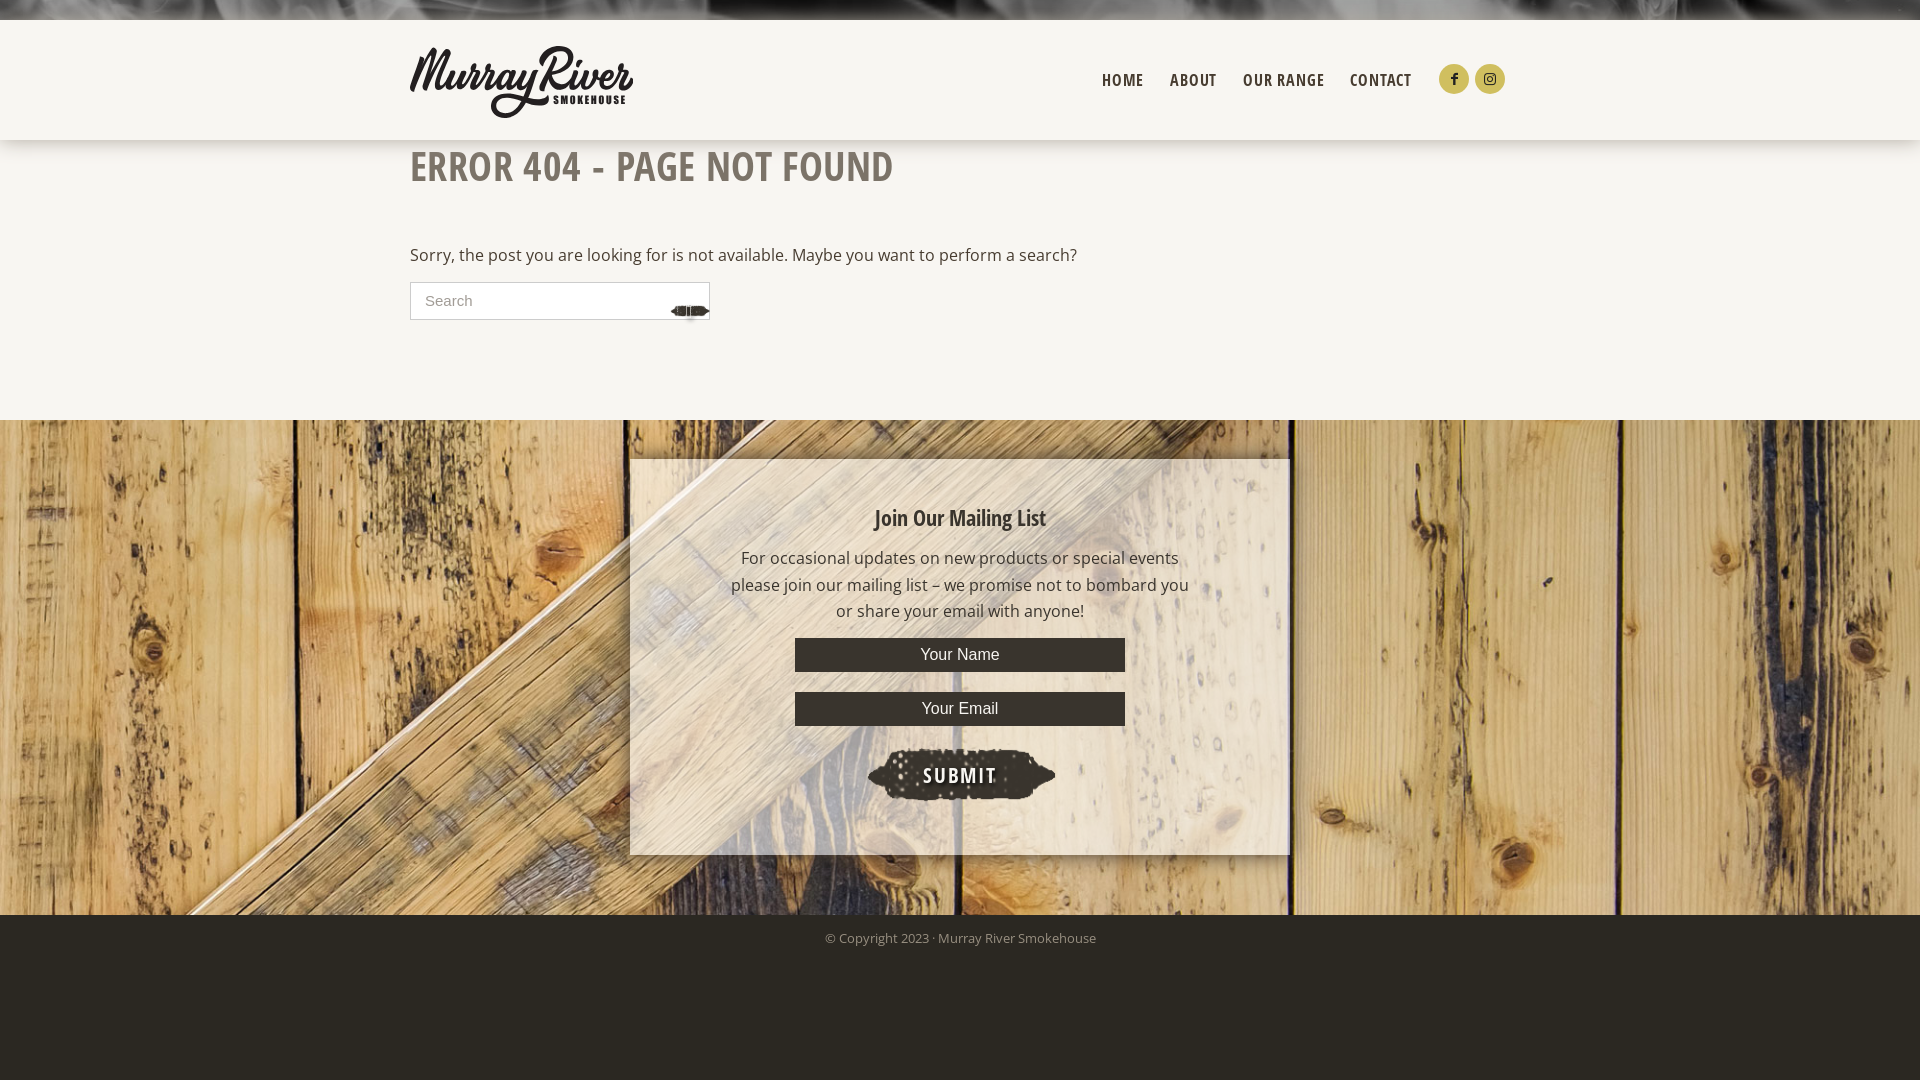  Describe the element at coordinates (1283, 79) in the screenshot. I see `'OUR RANGE'` at that location.